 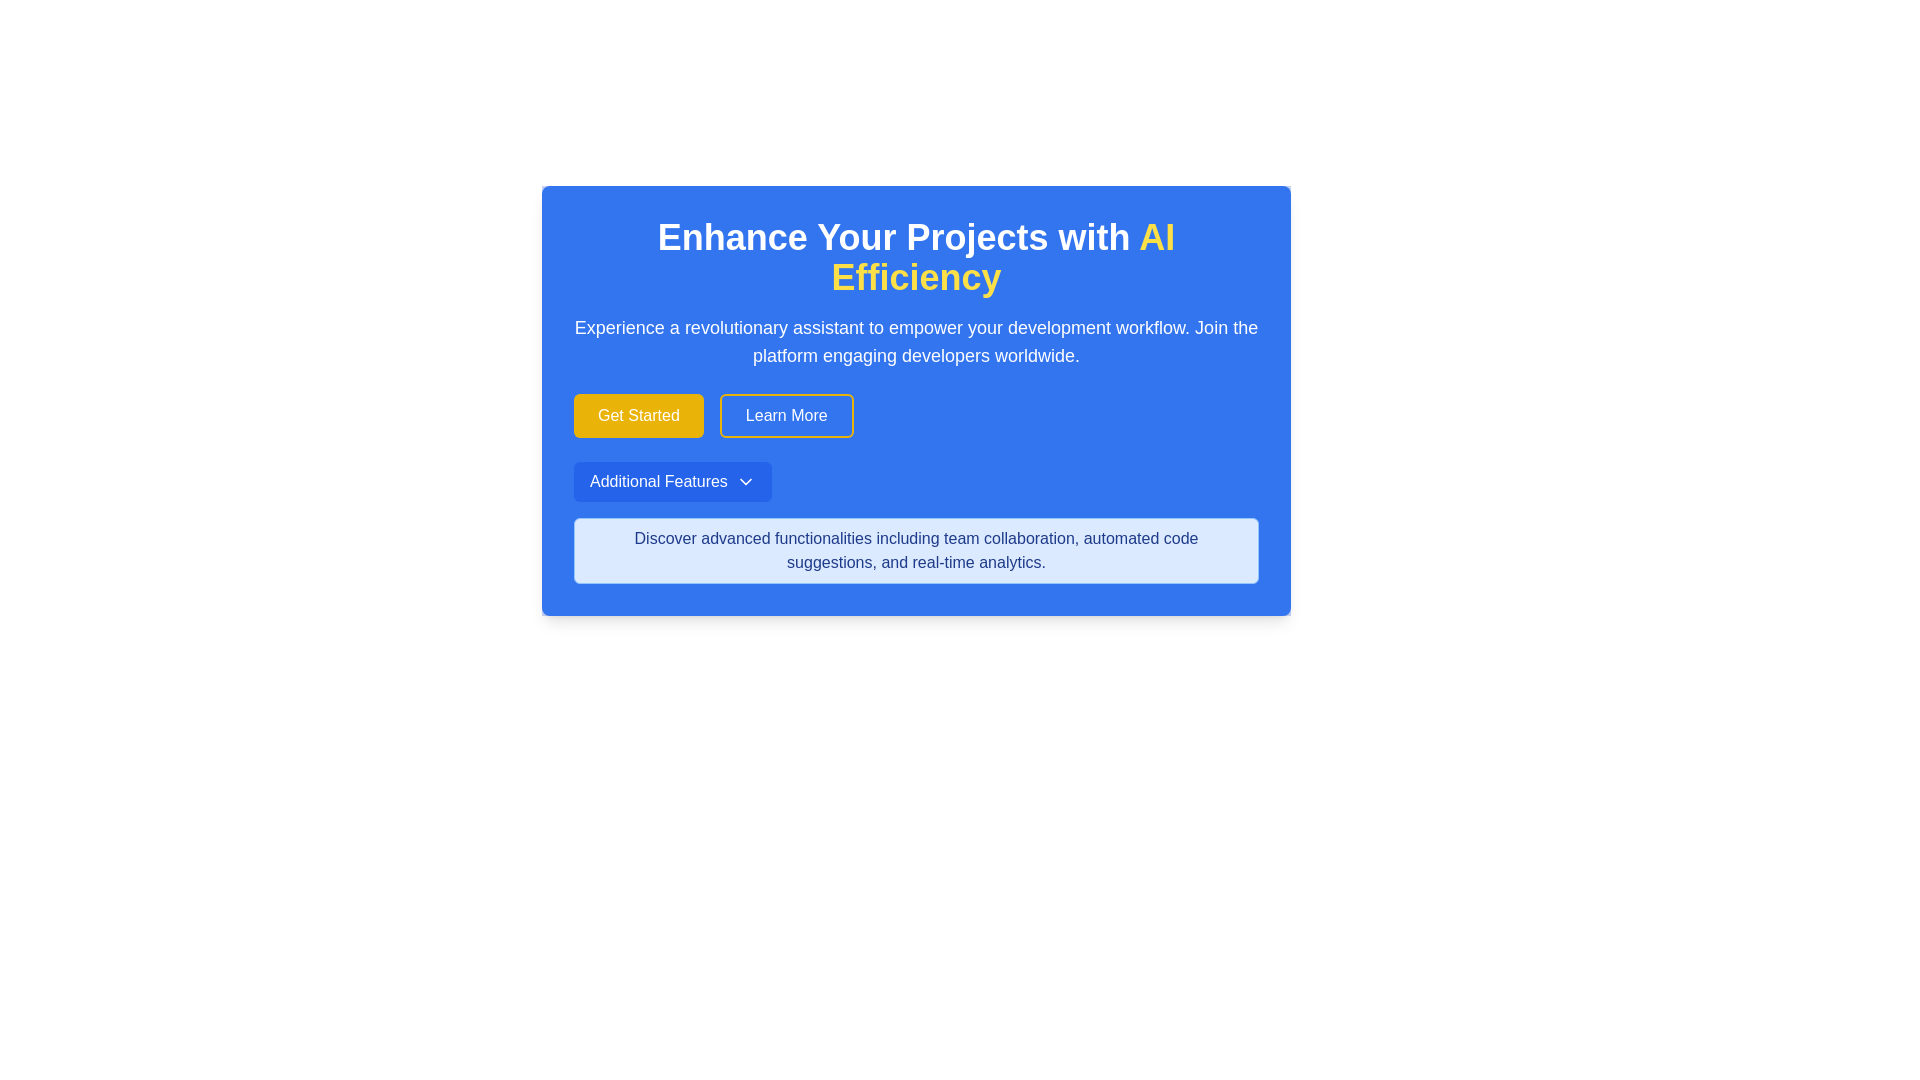 What do you see at coordinates (672, 482) in the screenshot?
I see `the 'Additional Features' interactive button with dropdown functionality` at bounding box center [672, 482].